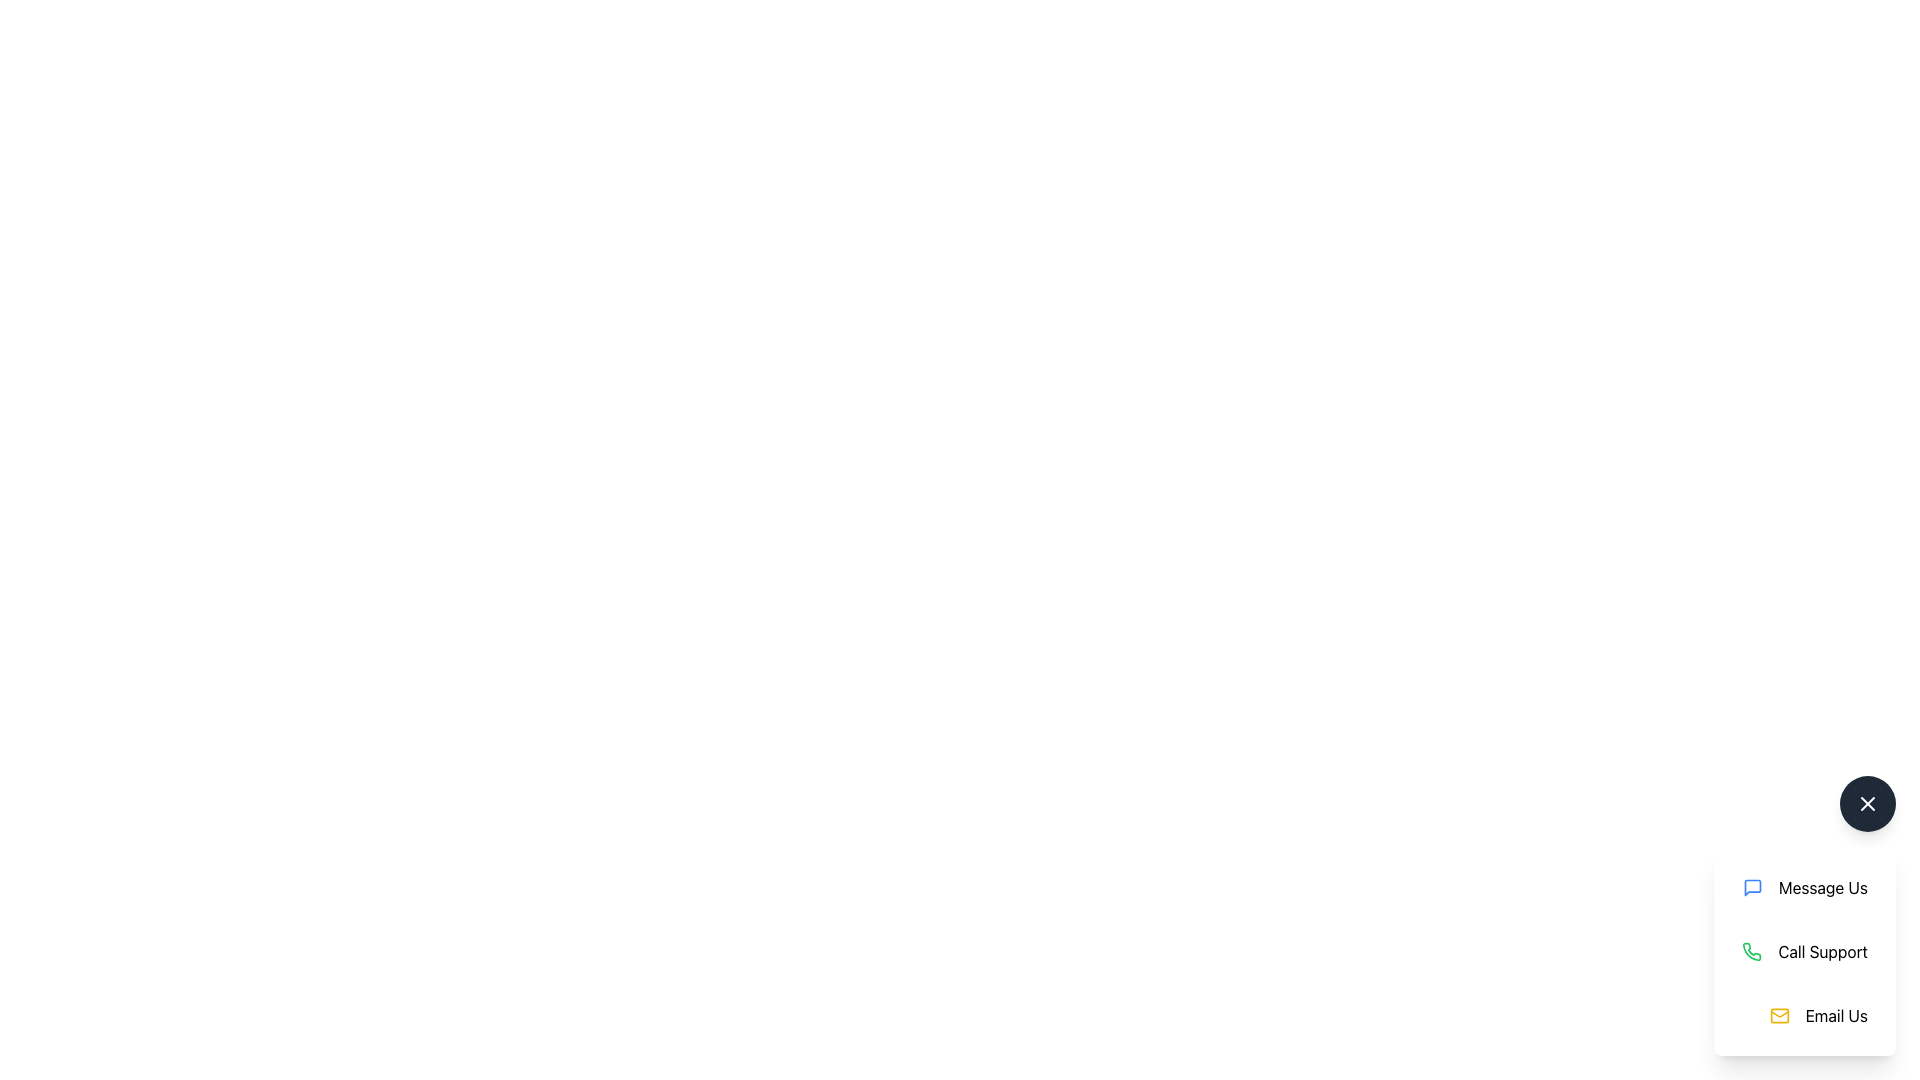 This screenshot has width=1920, height=1080. What do you see at coordinates (1751, 951) in the screenshot?
I see `the phone icon located on the left side within the 'Call Support' item, which is positioned between 'Message Us' above and 'Email Us' below` at bounding box center [1751, 951].